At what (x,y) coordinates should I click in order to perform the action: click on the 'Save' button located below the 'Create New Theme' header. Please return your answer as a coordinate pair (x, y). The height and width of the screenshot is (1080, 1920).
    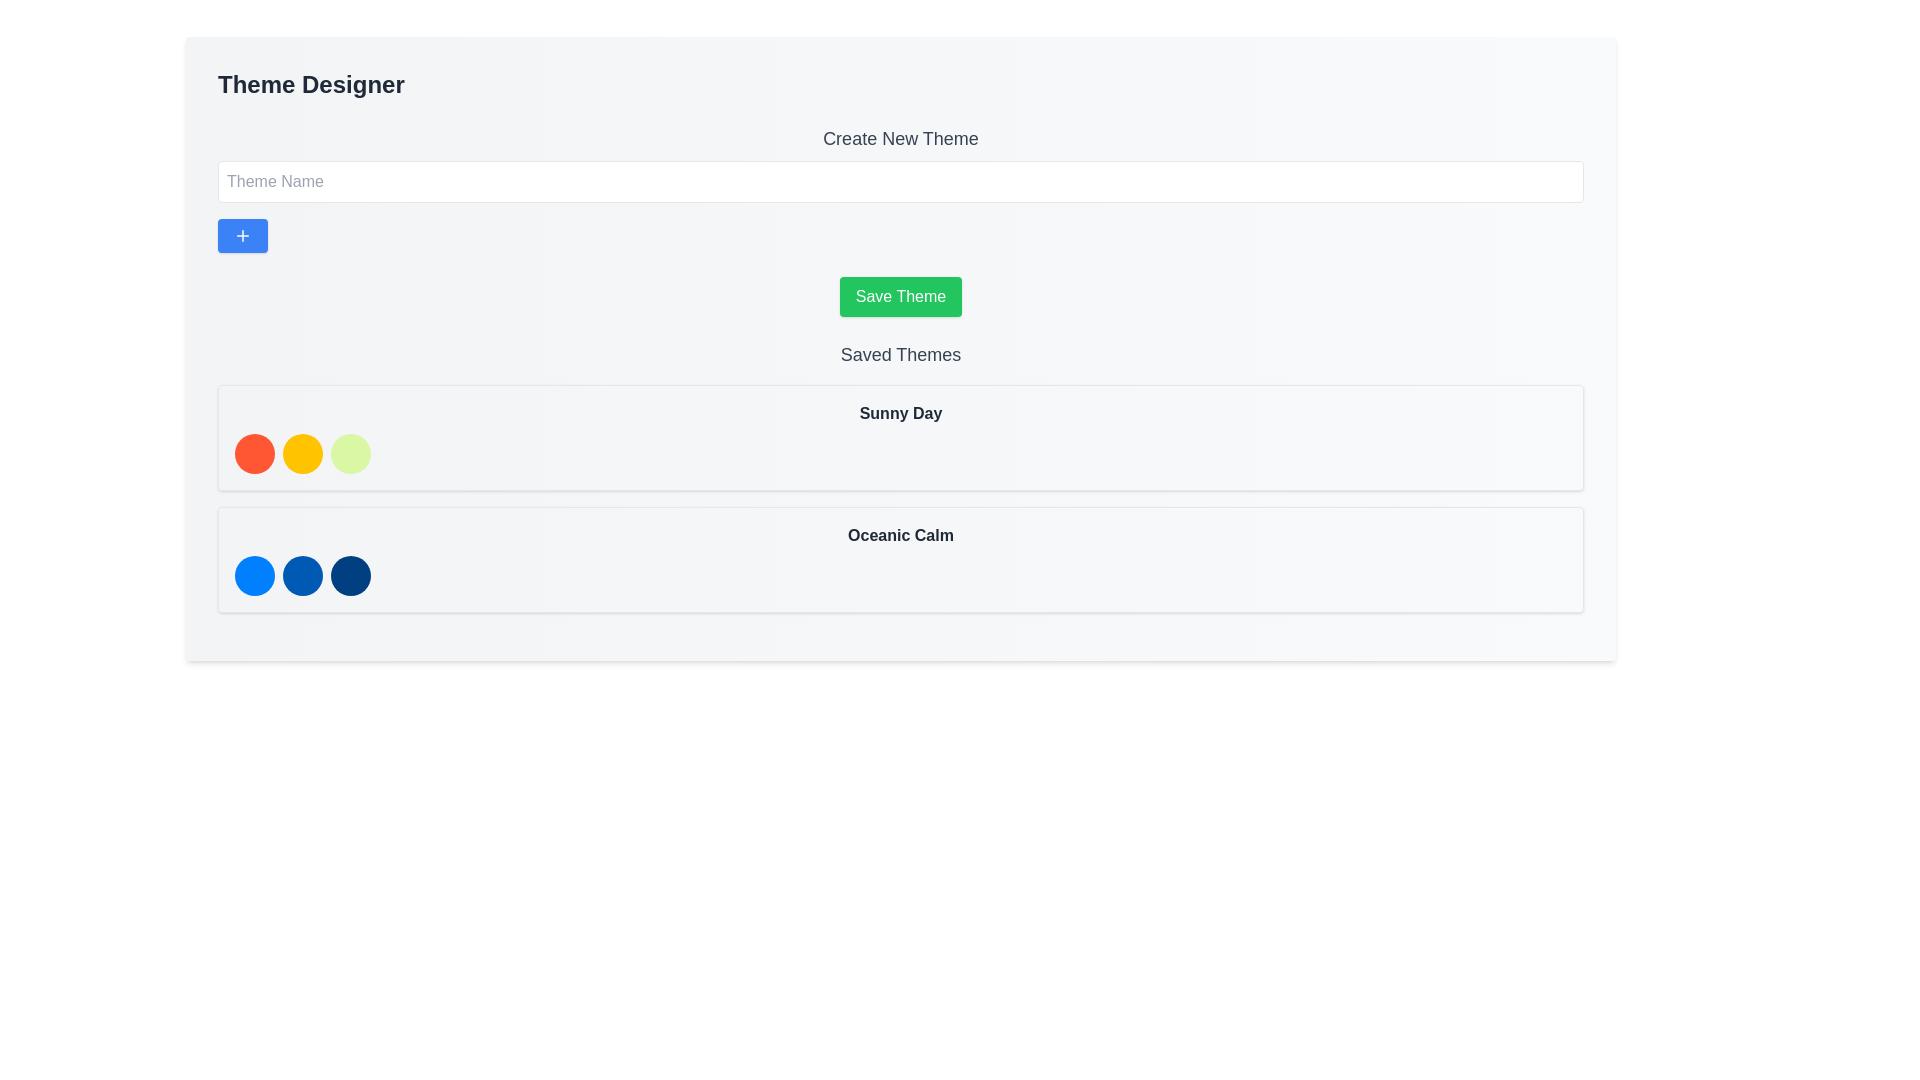
    Looking at the image, I should click on (900, 297).